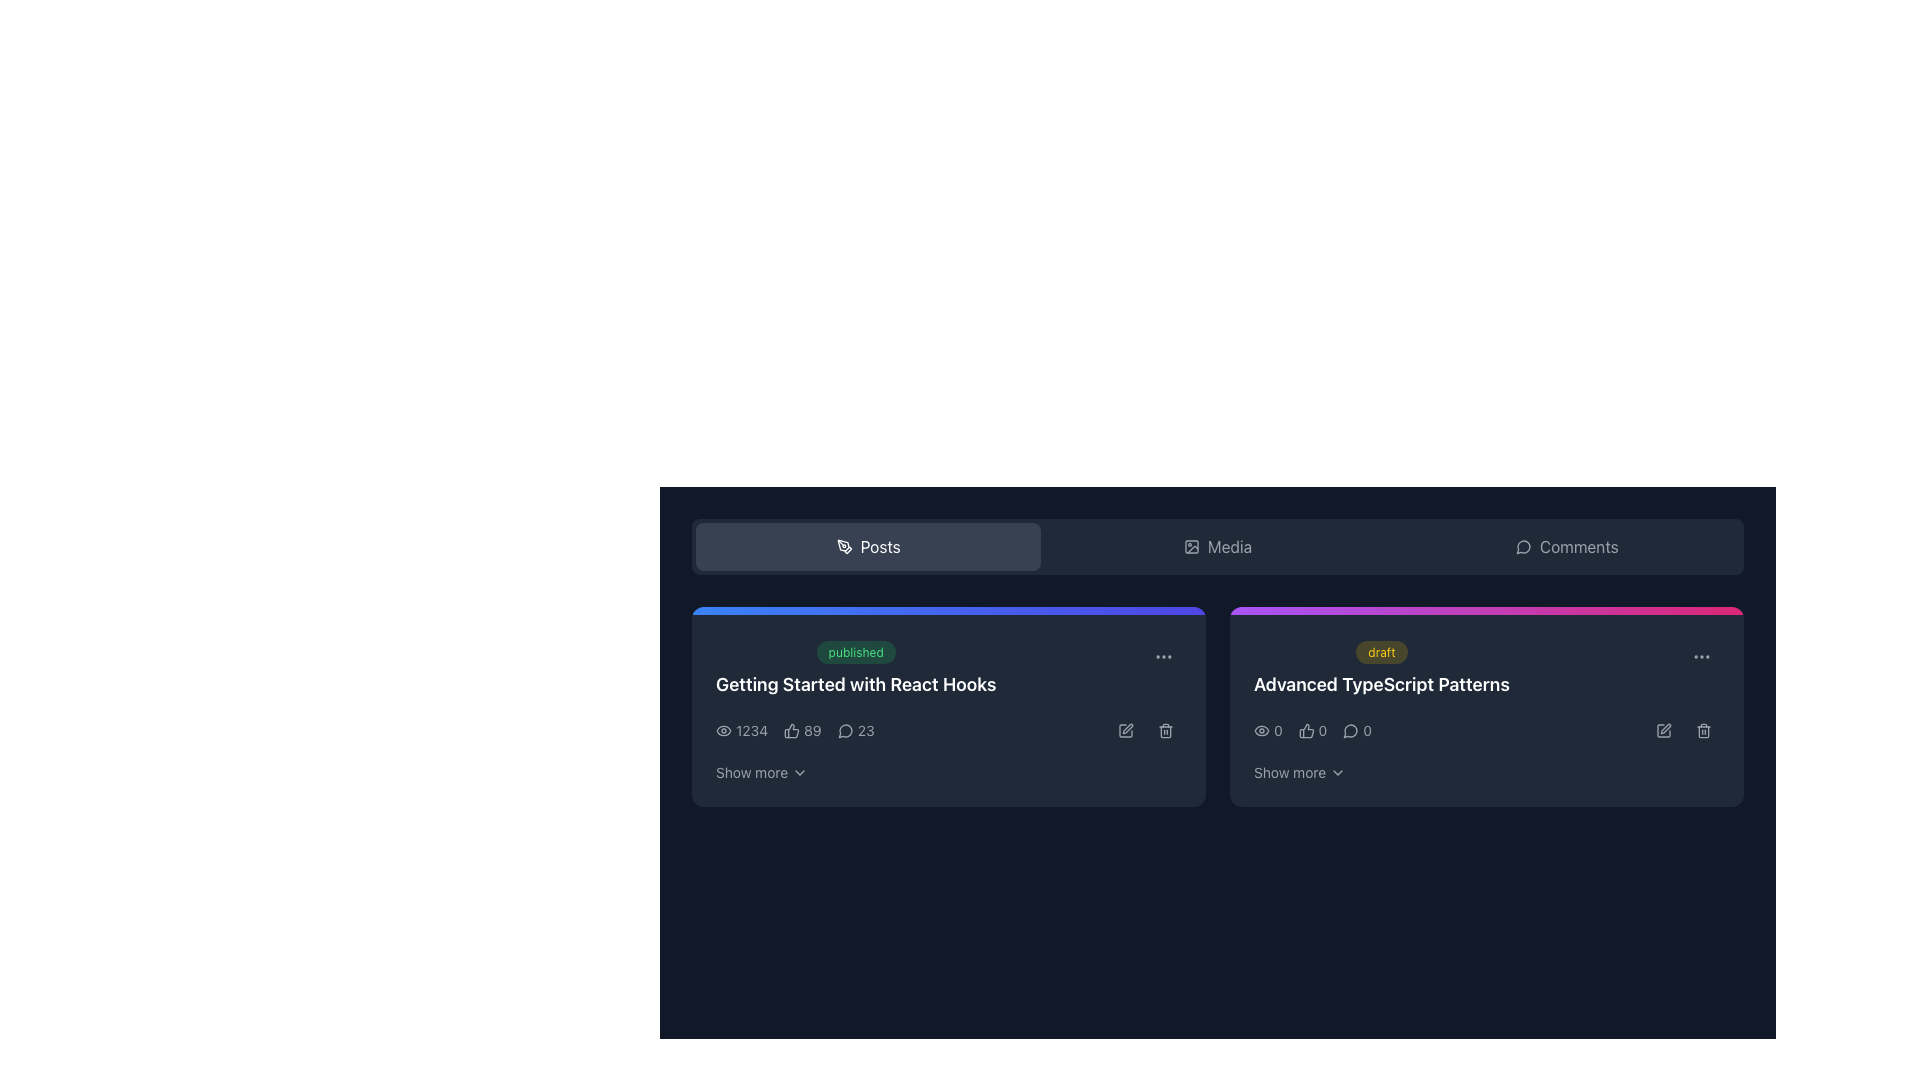 This screenshot has height=1080, width=1920. Describe the element at coordinates (812, 731) in the screenshot. I see `like count displayed next to the thumbs-up icon in the card under the heading 'Getting Started with React Hooks'` at that location.